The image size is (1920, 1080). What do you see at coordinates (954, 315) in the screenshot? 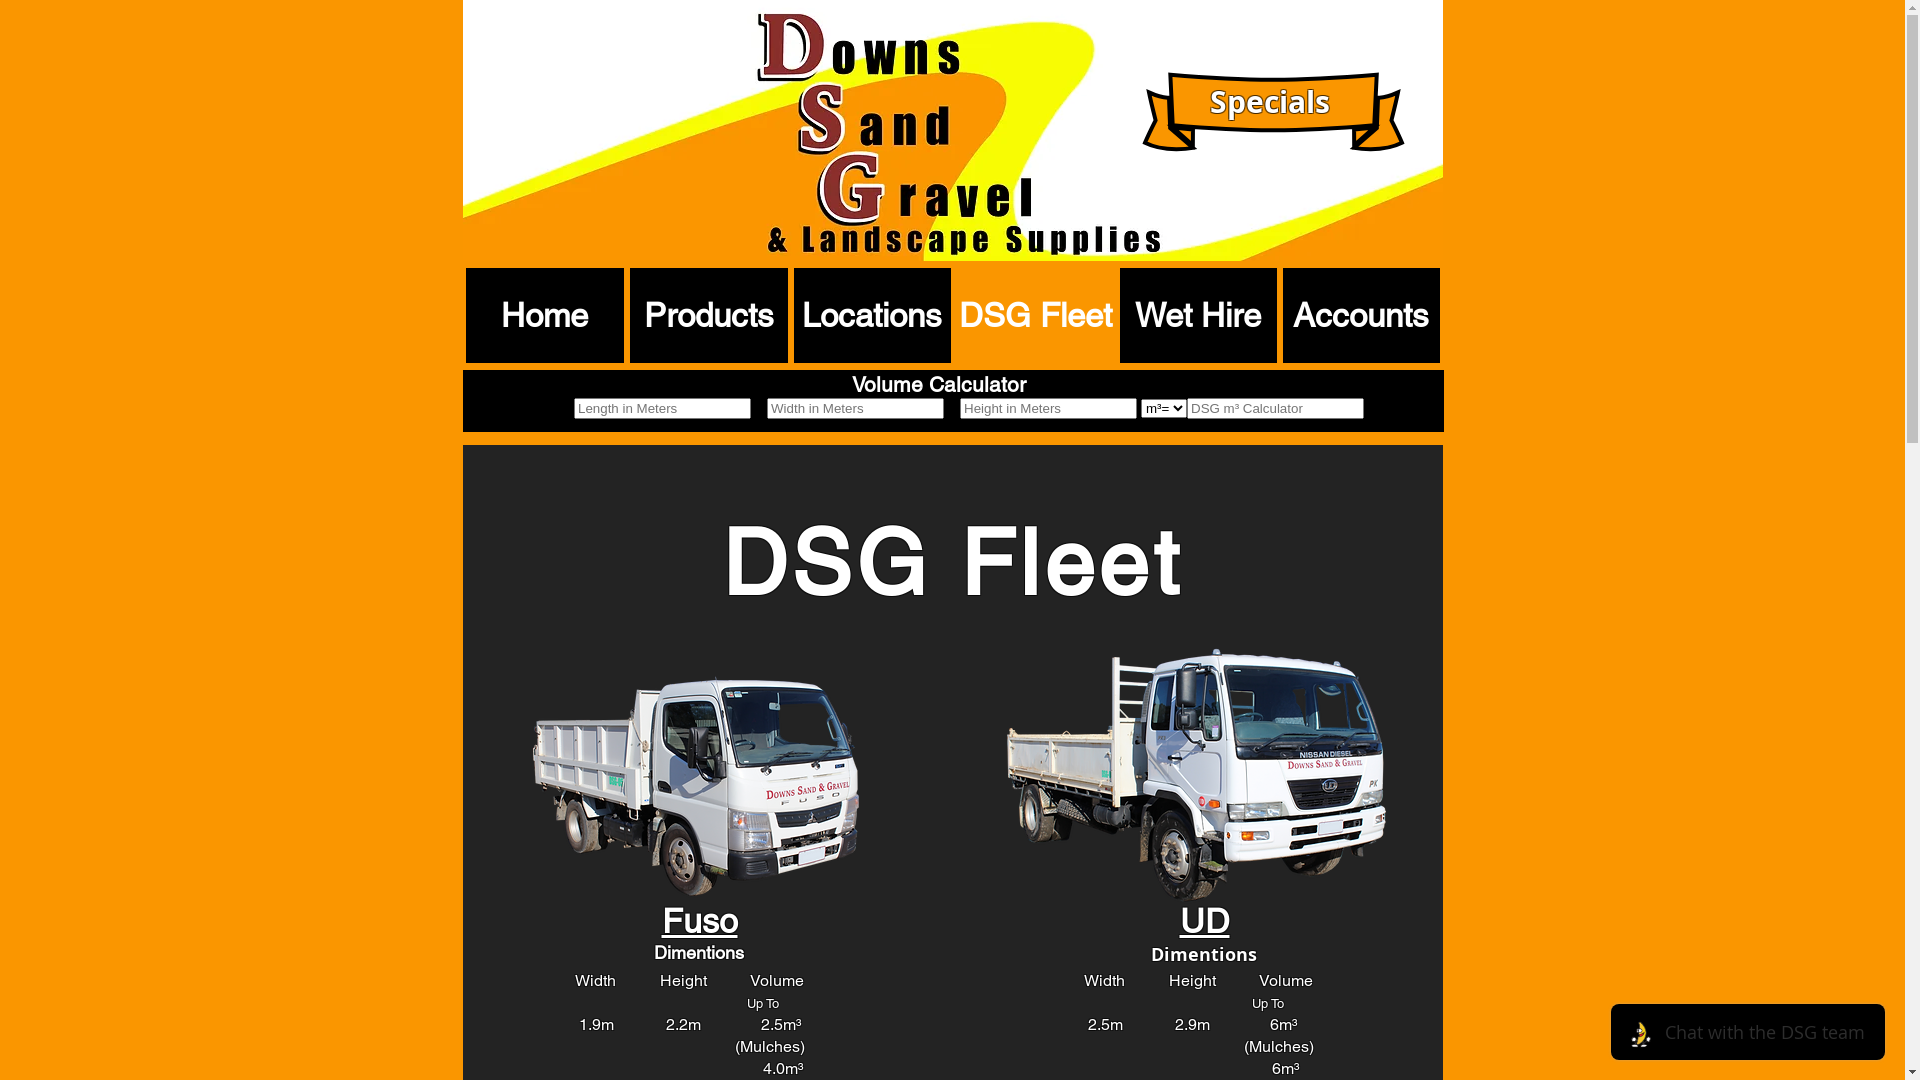
I see `'DSG Fleet'` at bounding box center [954, 315].